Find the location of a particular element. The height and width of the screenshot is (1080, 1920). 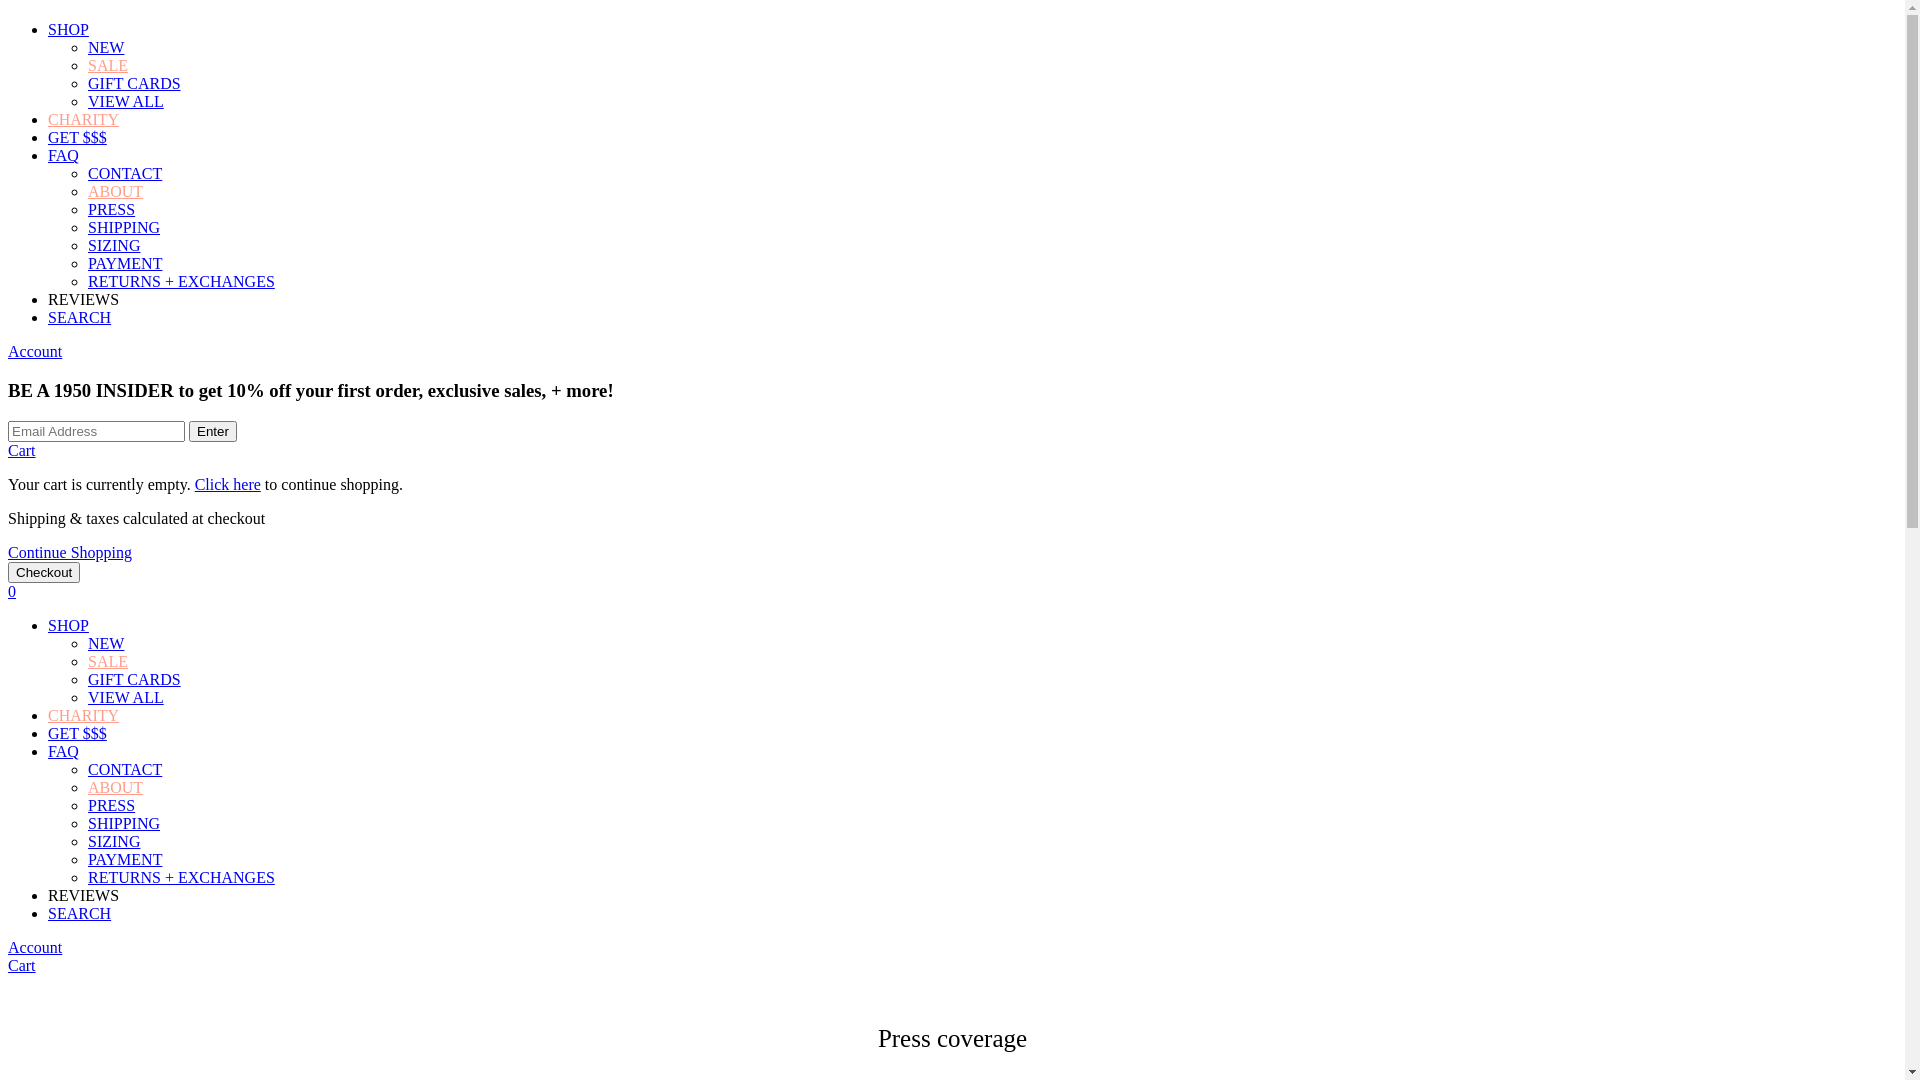

'SALE' is located at coordinates (106, 64).